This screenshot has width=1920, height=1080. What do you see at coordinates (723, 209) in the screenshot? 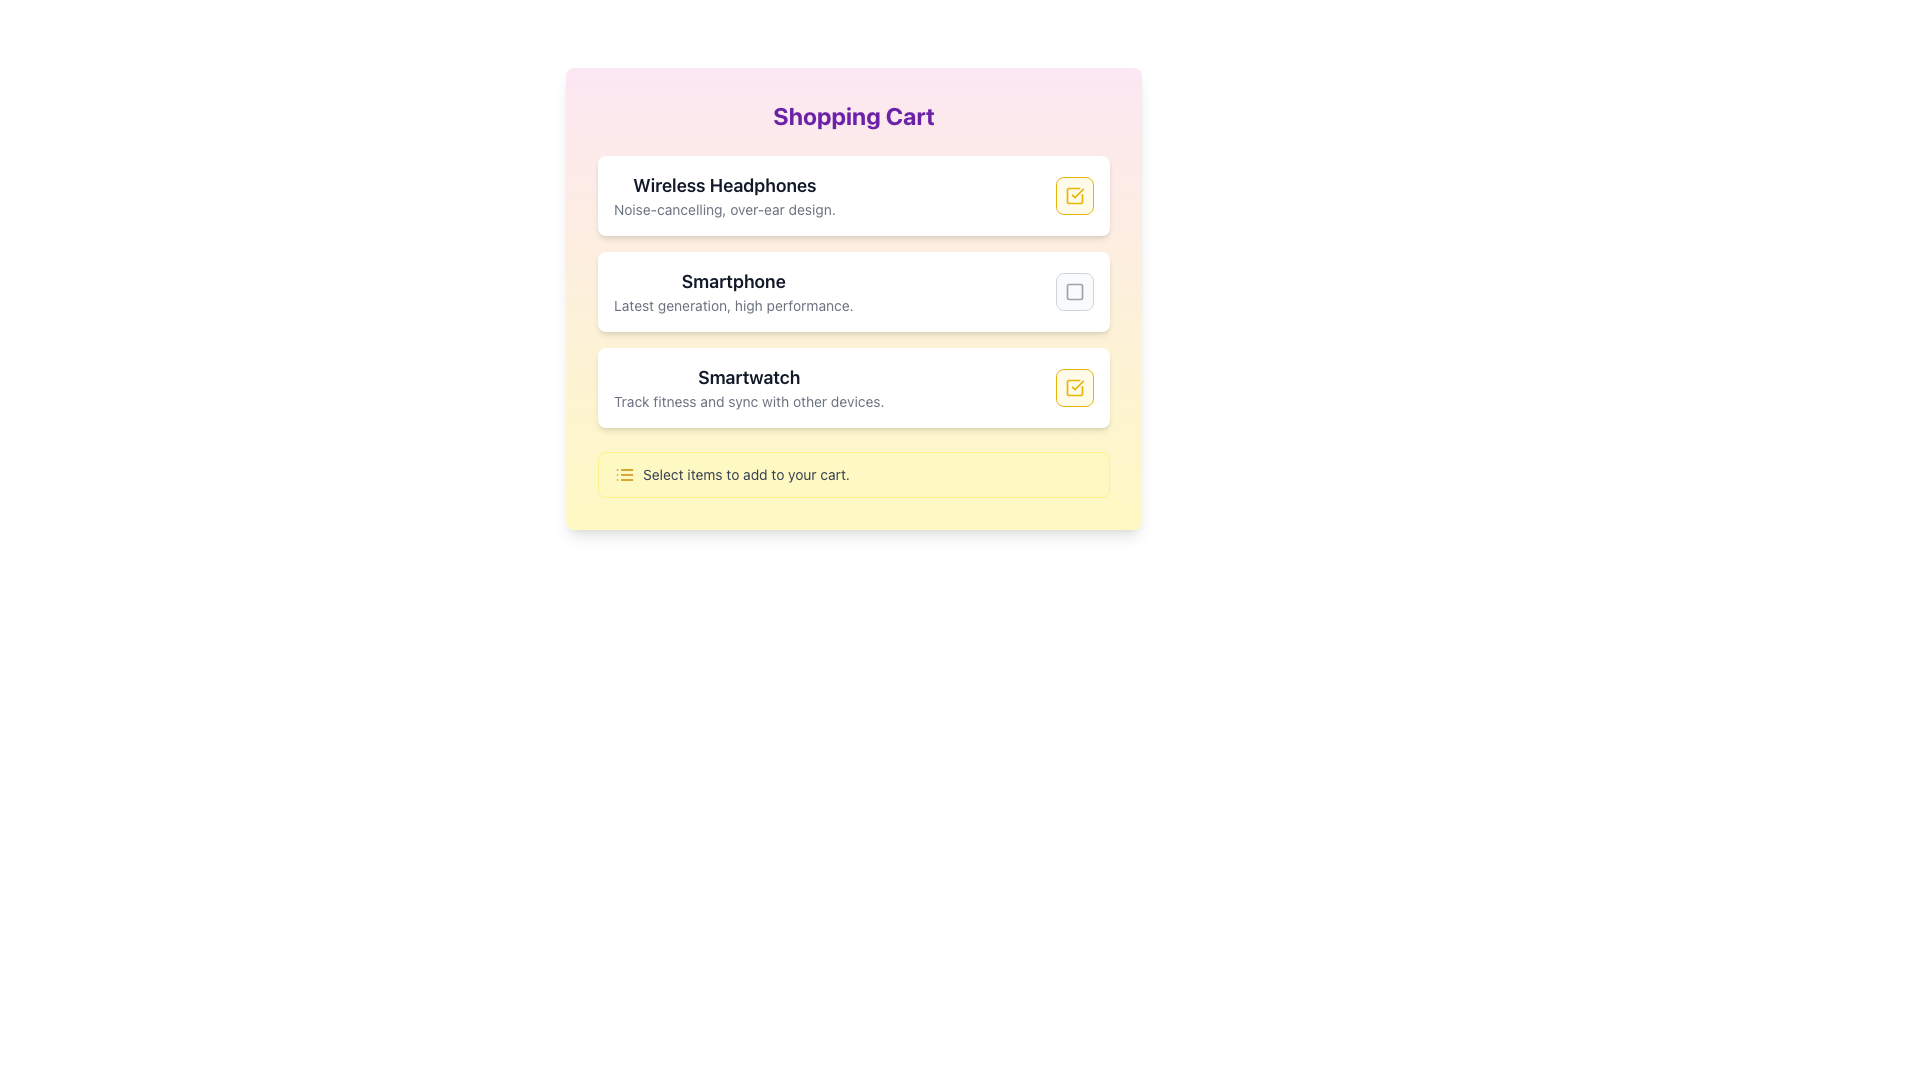
I see `the static text label providing details about the 'Wireless Headphones' in the shopping cart interface, located directly underneath the title` at bounding box center [723, 209].